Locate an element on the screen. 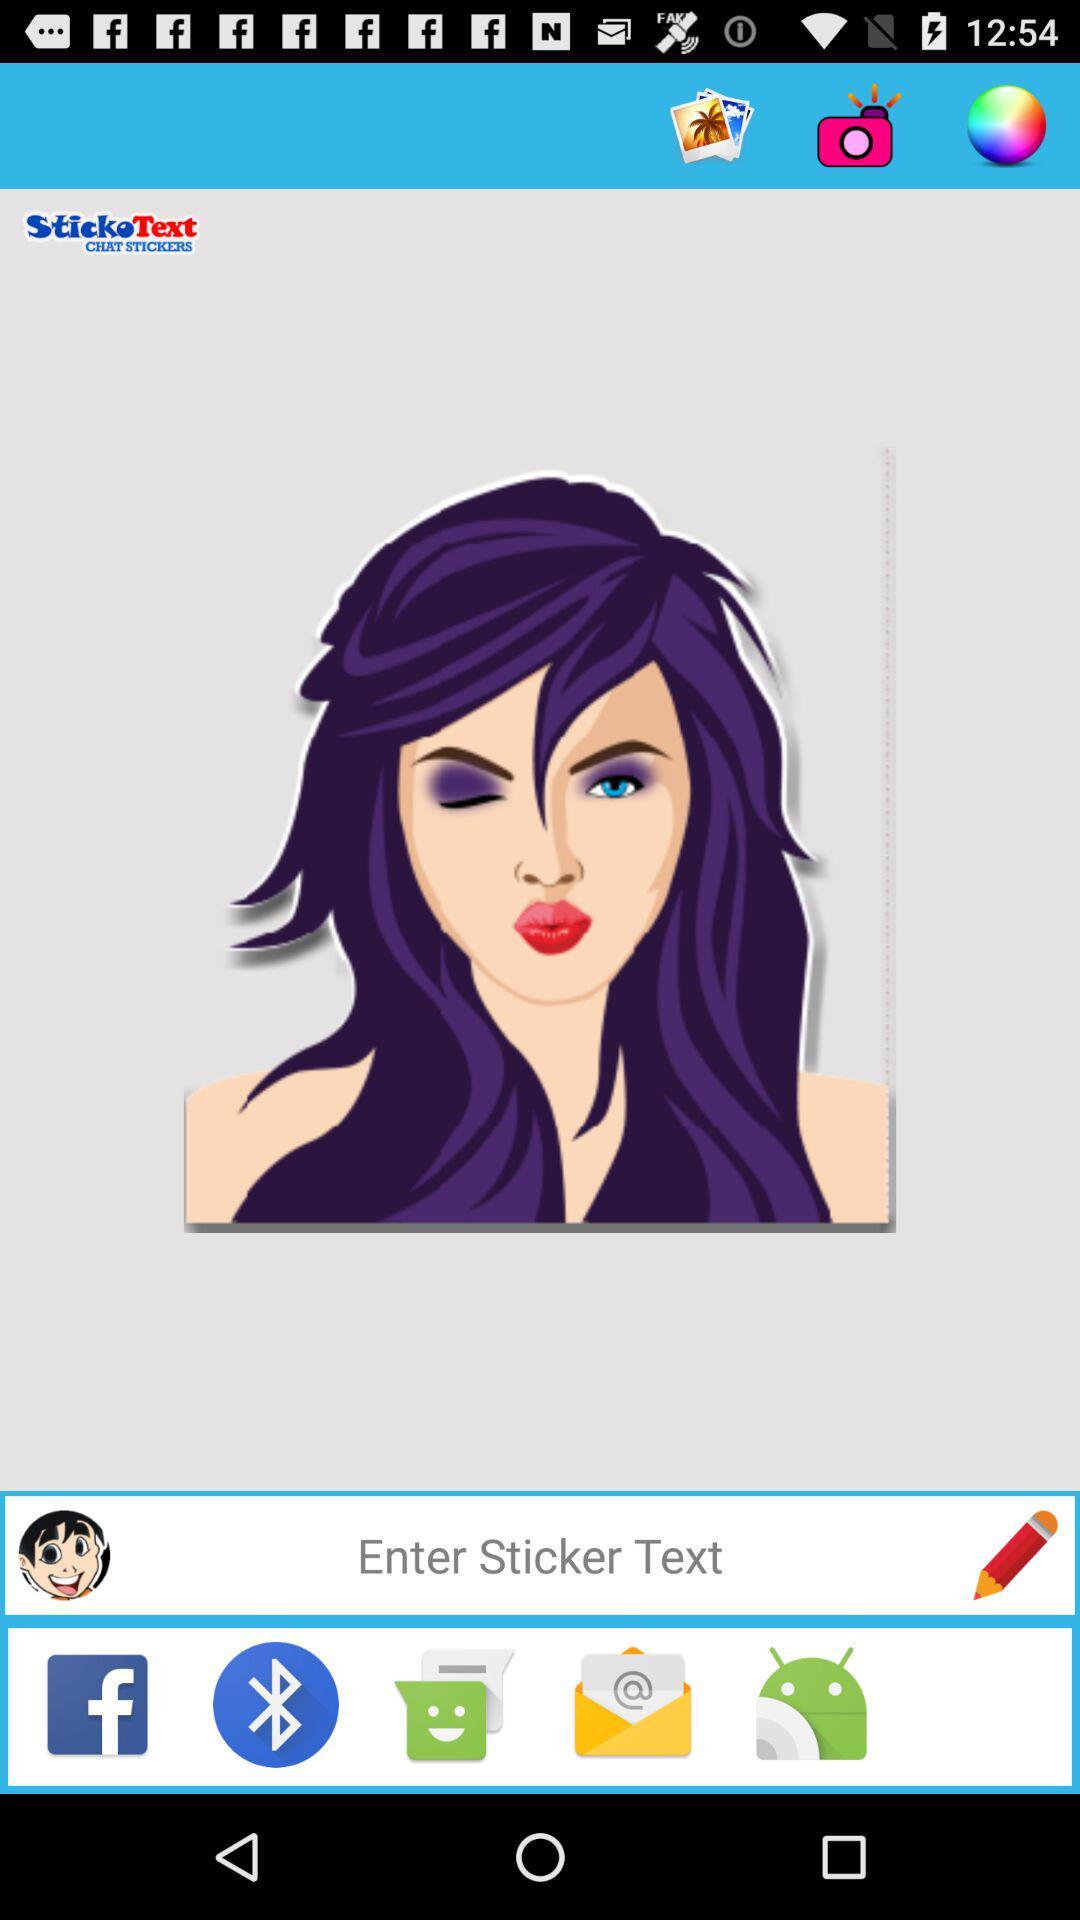 The width and height of the screenshot is (1080, 1920). profile is located at coordinates (63, 1554).